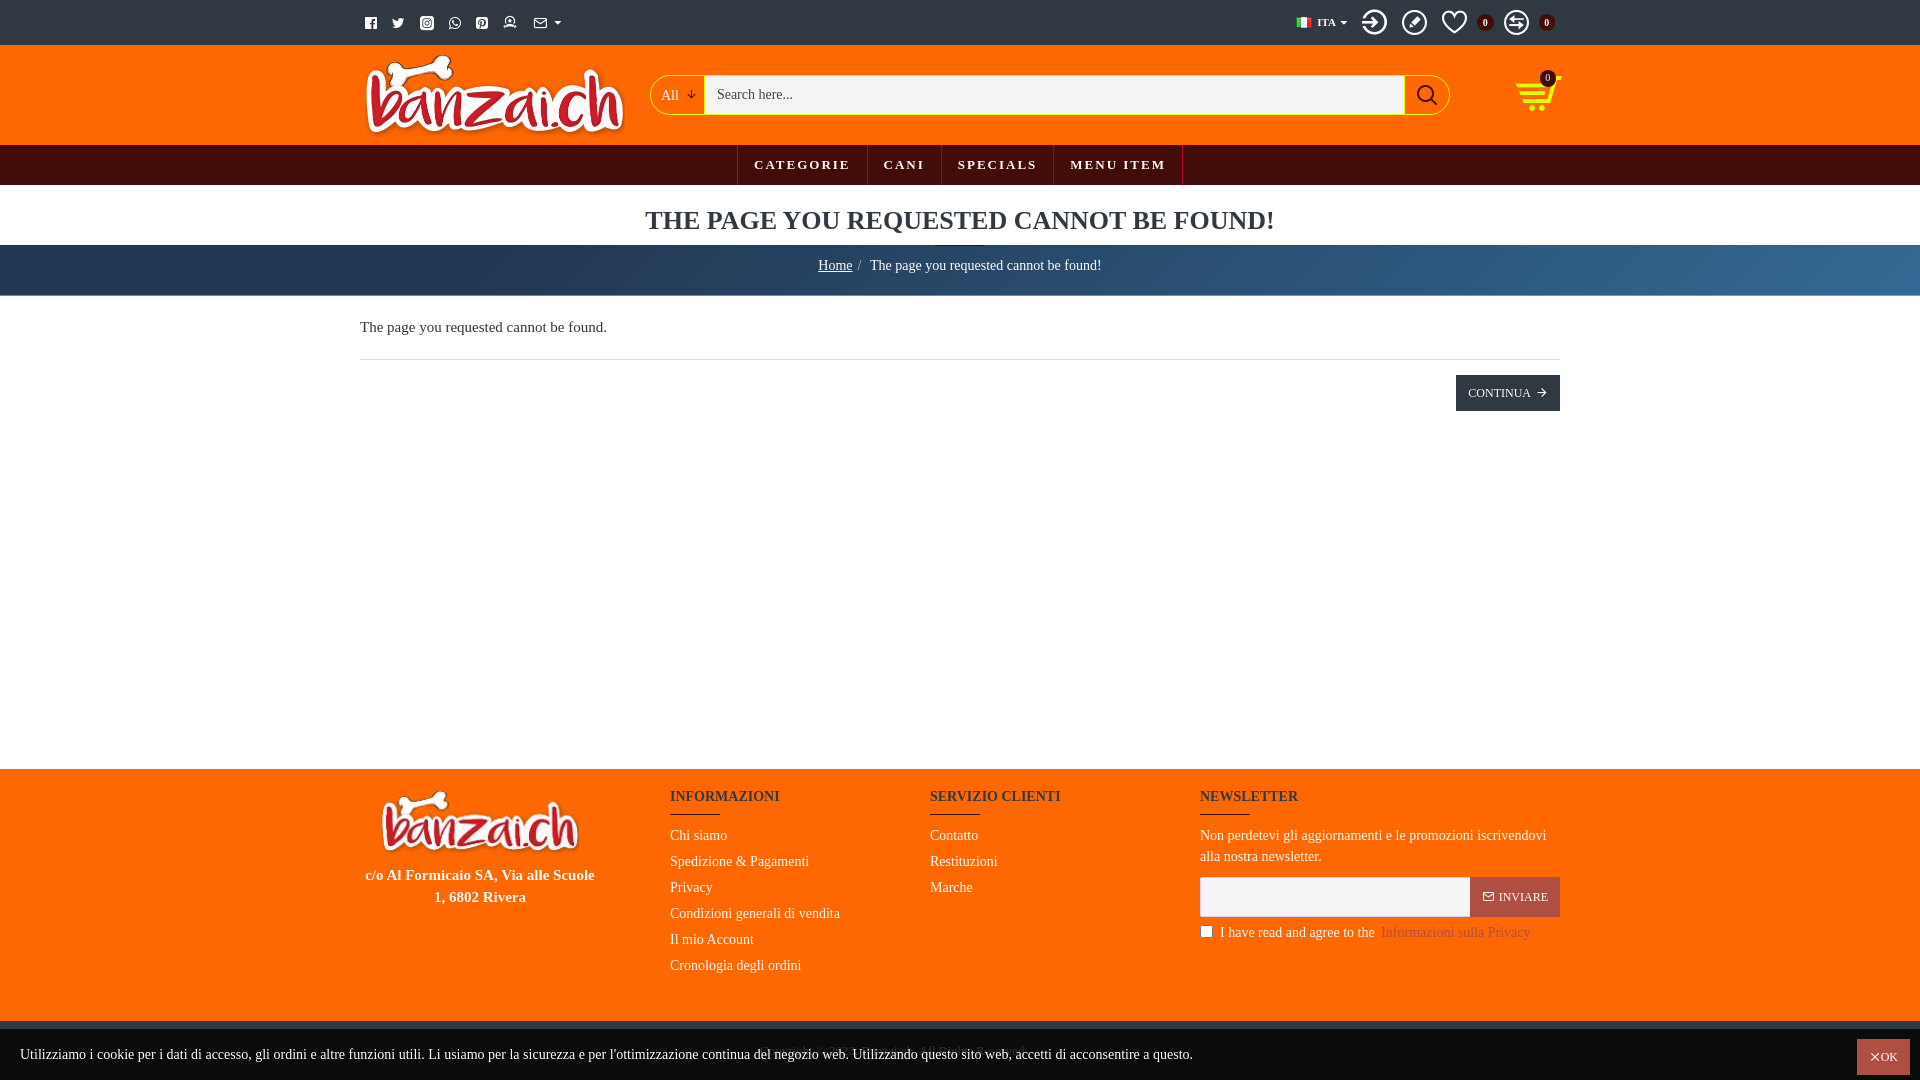 The width and height of the screenshot is (1920, 1080). I want to click on 'Informazioni sulla Privacy', so click(1376, 932).